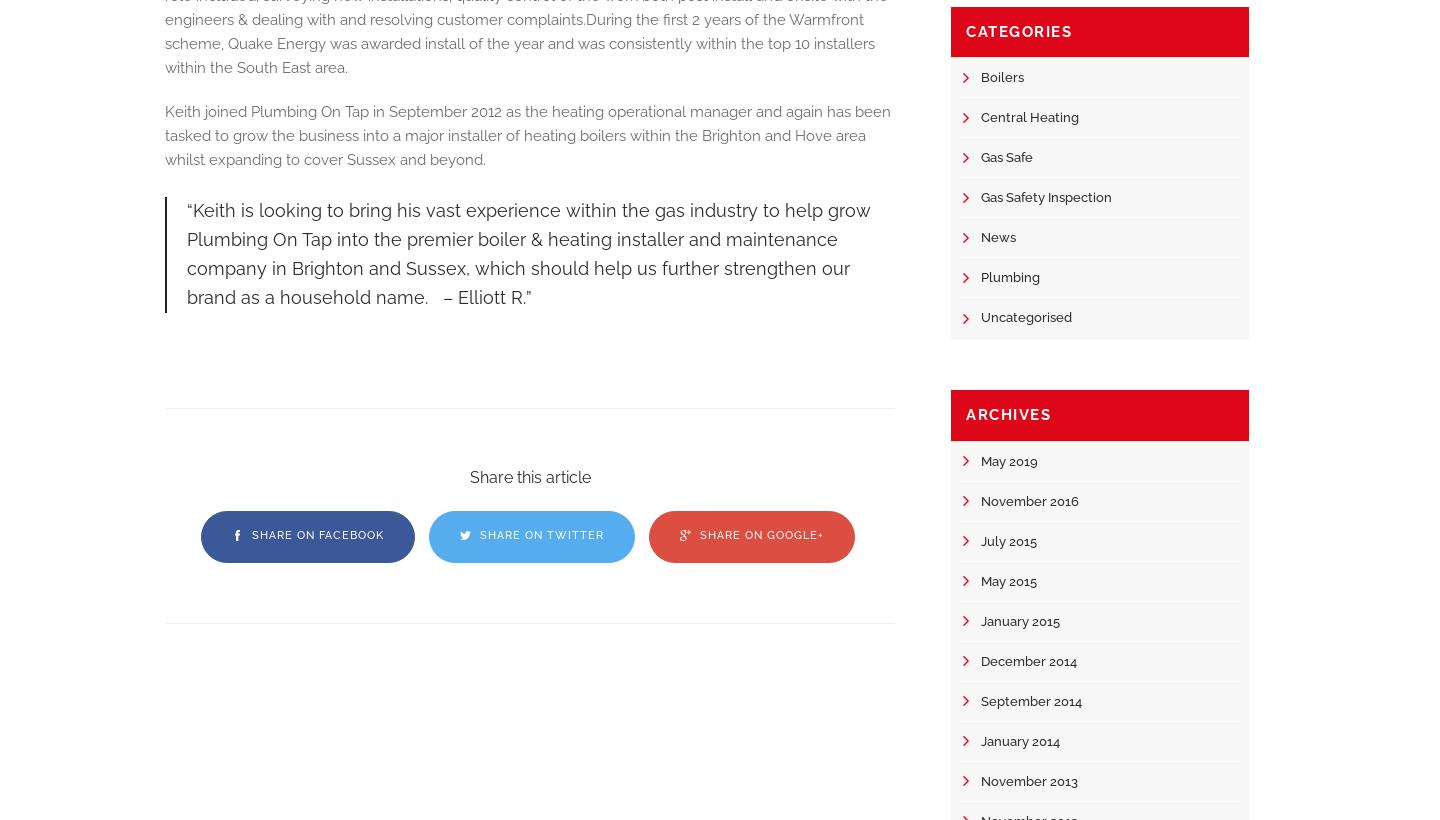 The image size is (1440, 820). I want to click on 'Central Heating', so click(980, 116).